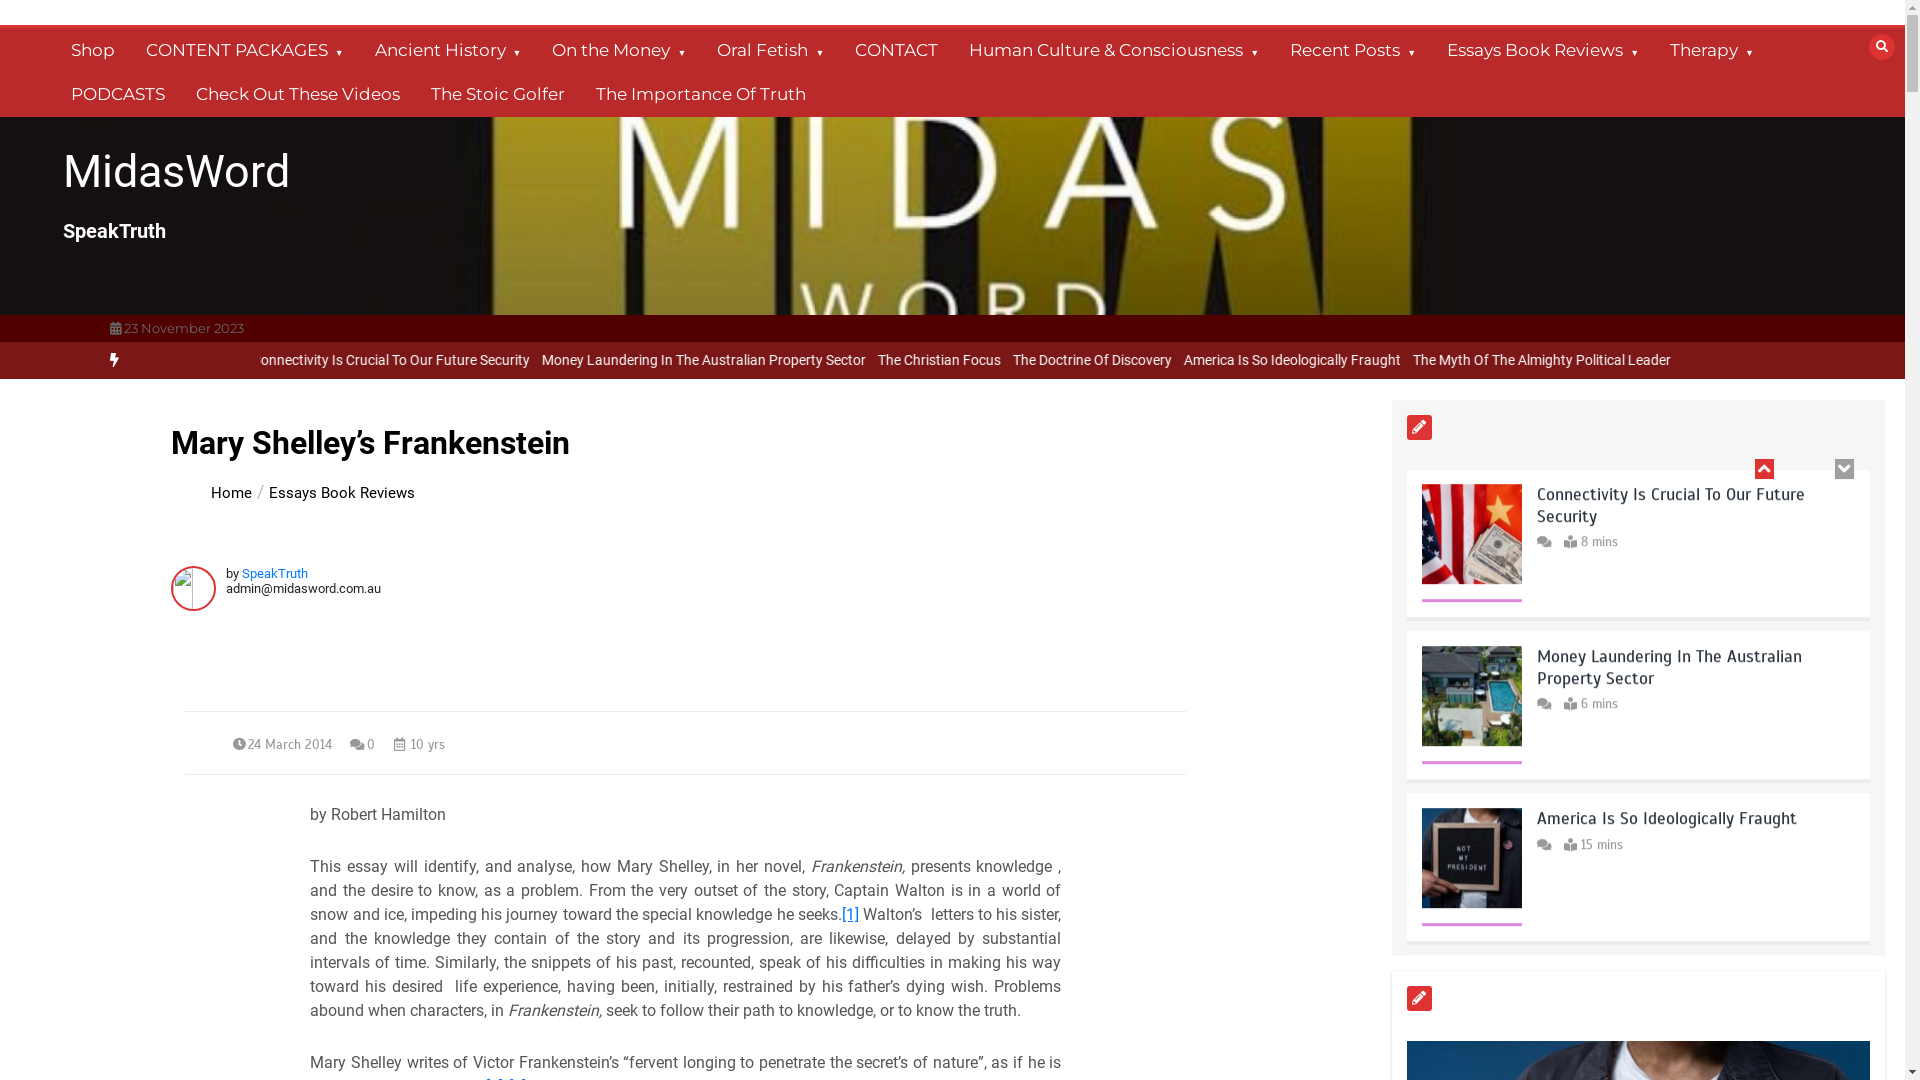  I want to click on '[1]', so click(850, 914).